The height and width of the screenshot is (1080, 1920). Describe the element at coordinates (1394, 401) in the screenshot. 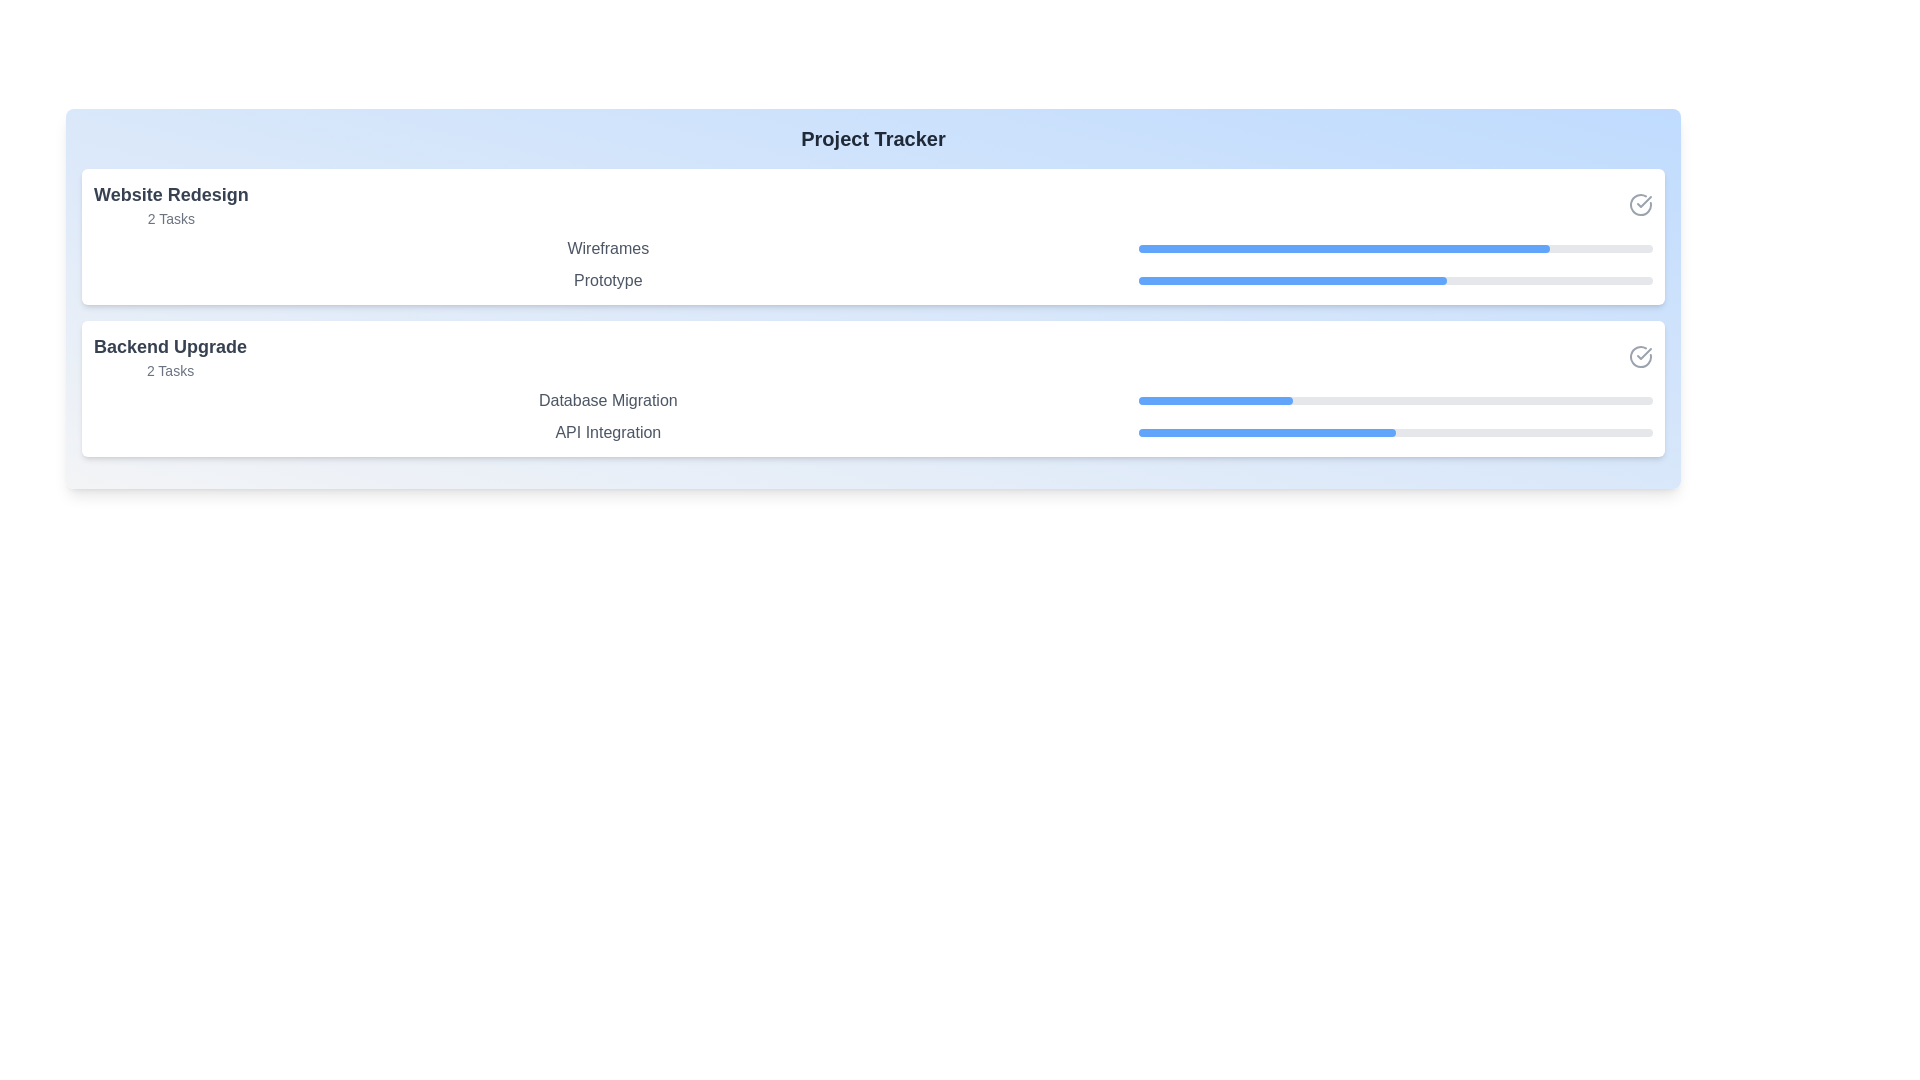

I see `the horizontal progress bar with a light gray background and a blue-filled section, located in the 'Backend Upgrade' group, adjacent to 'Database Migration'` at that location.